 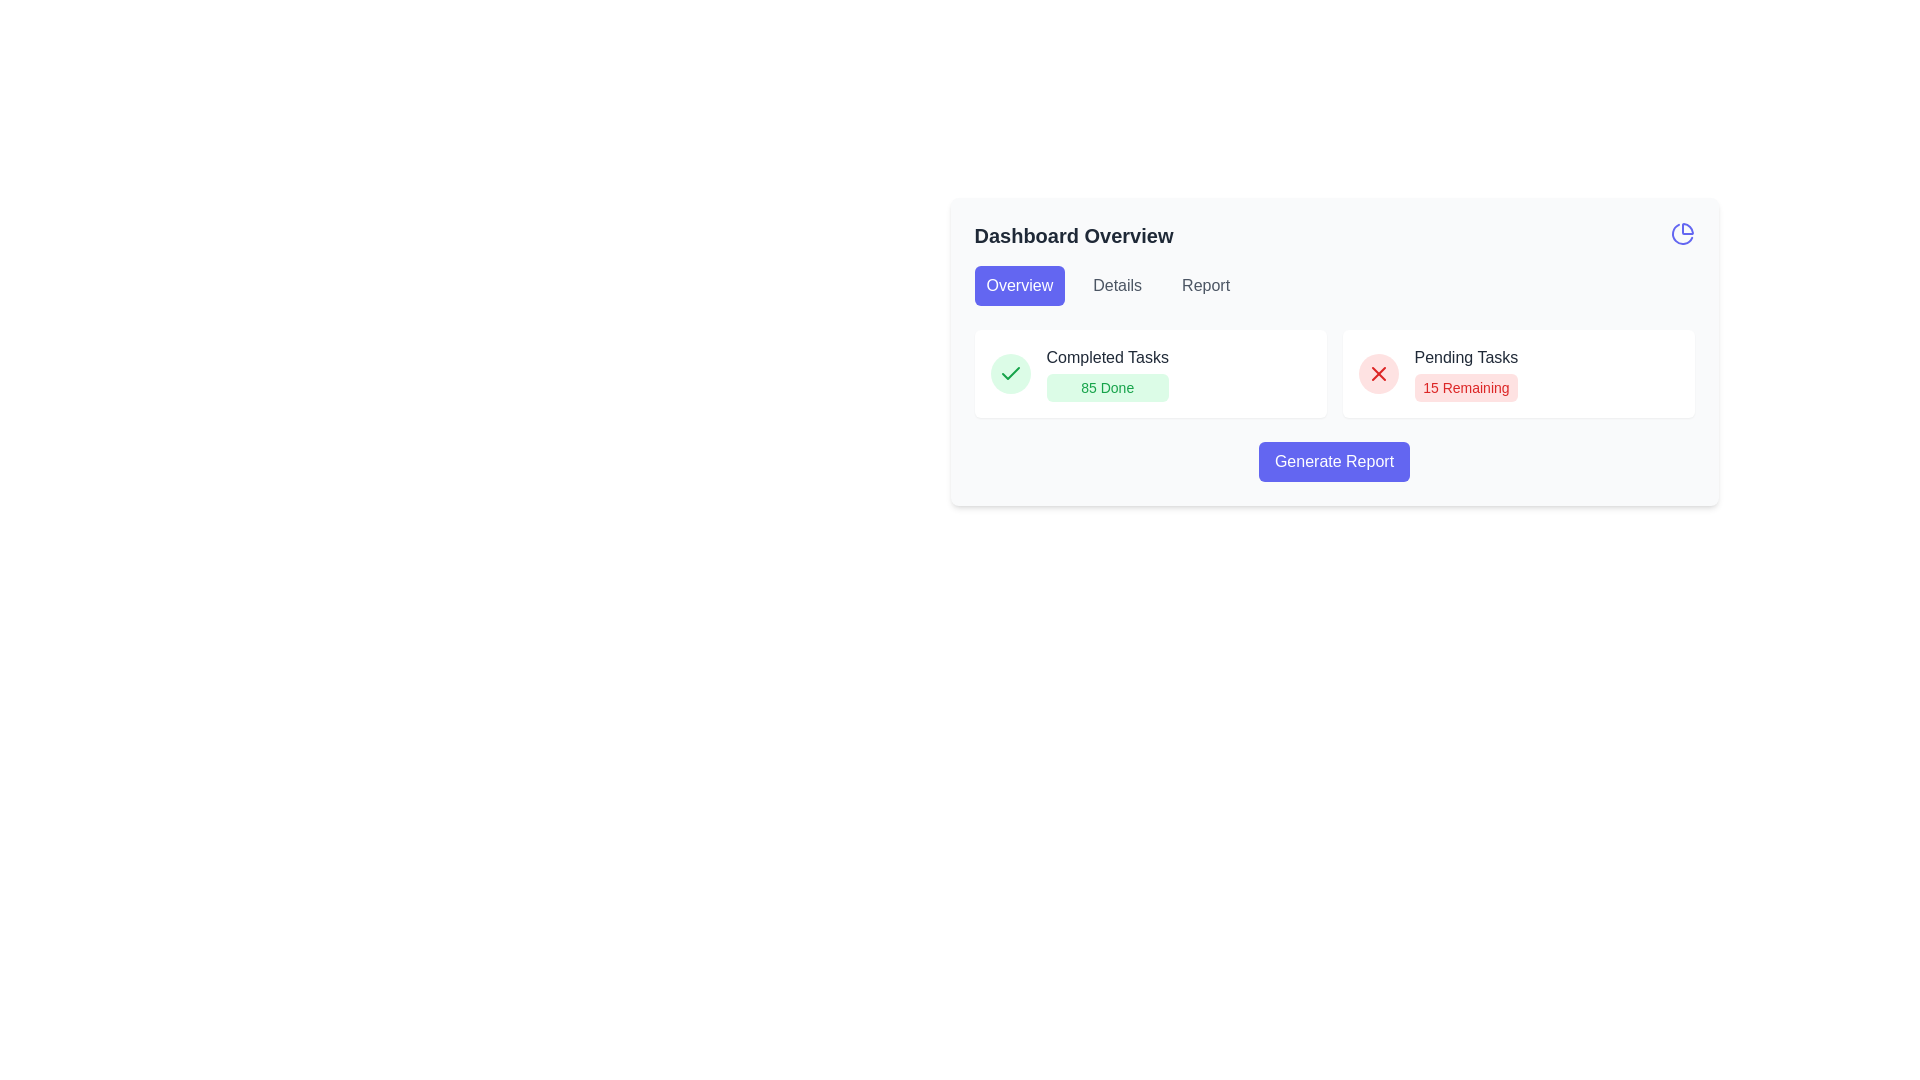 I want to click on the indigo button with white text that reads 'Generate Report' located below the 'Completed Tasks' and 'Pending Tasks' sections, so click(x=1334, y=462).